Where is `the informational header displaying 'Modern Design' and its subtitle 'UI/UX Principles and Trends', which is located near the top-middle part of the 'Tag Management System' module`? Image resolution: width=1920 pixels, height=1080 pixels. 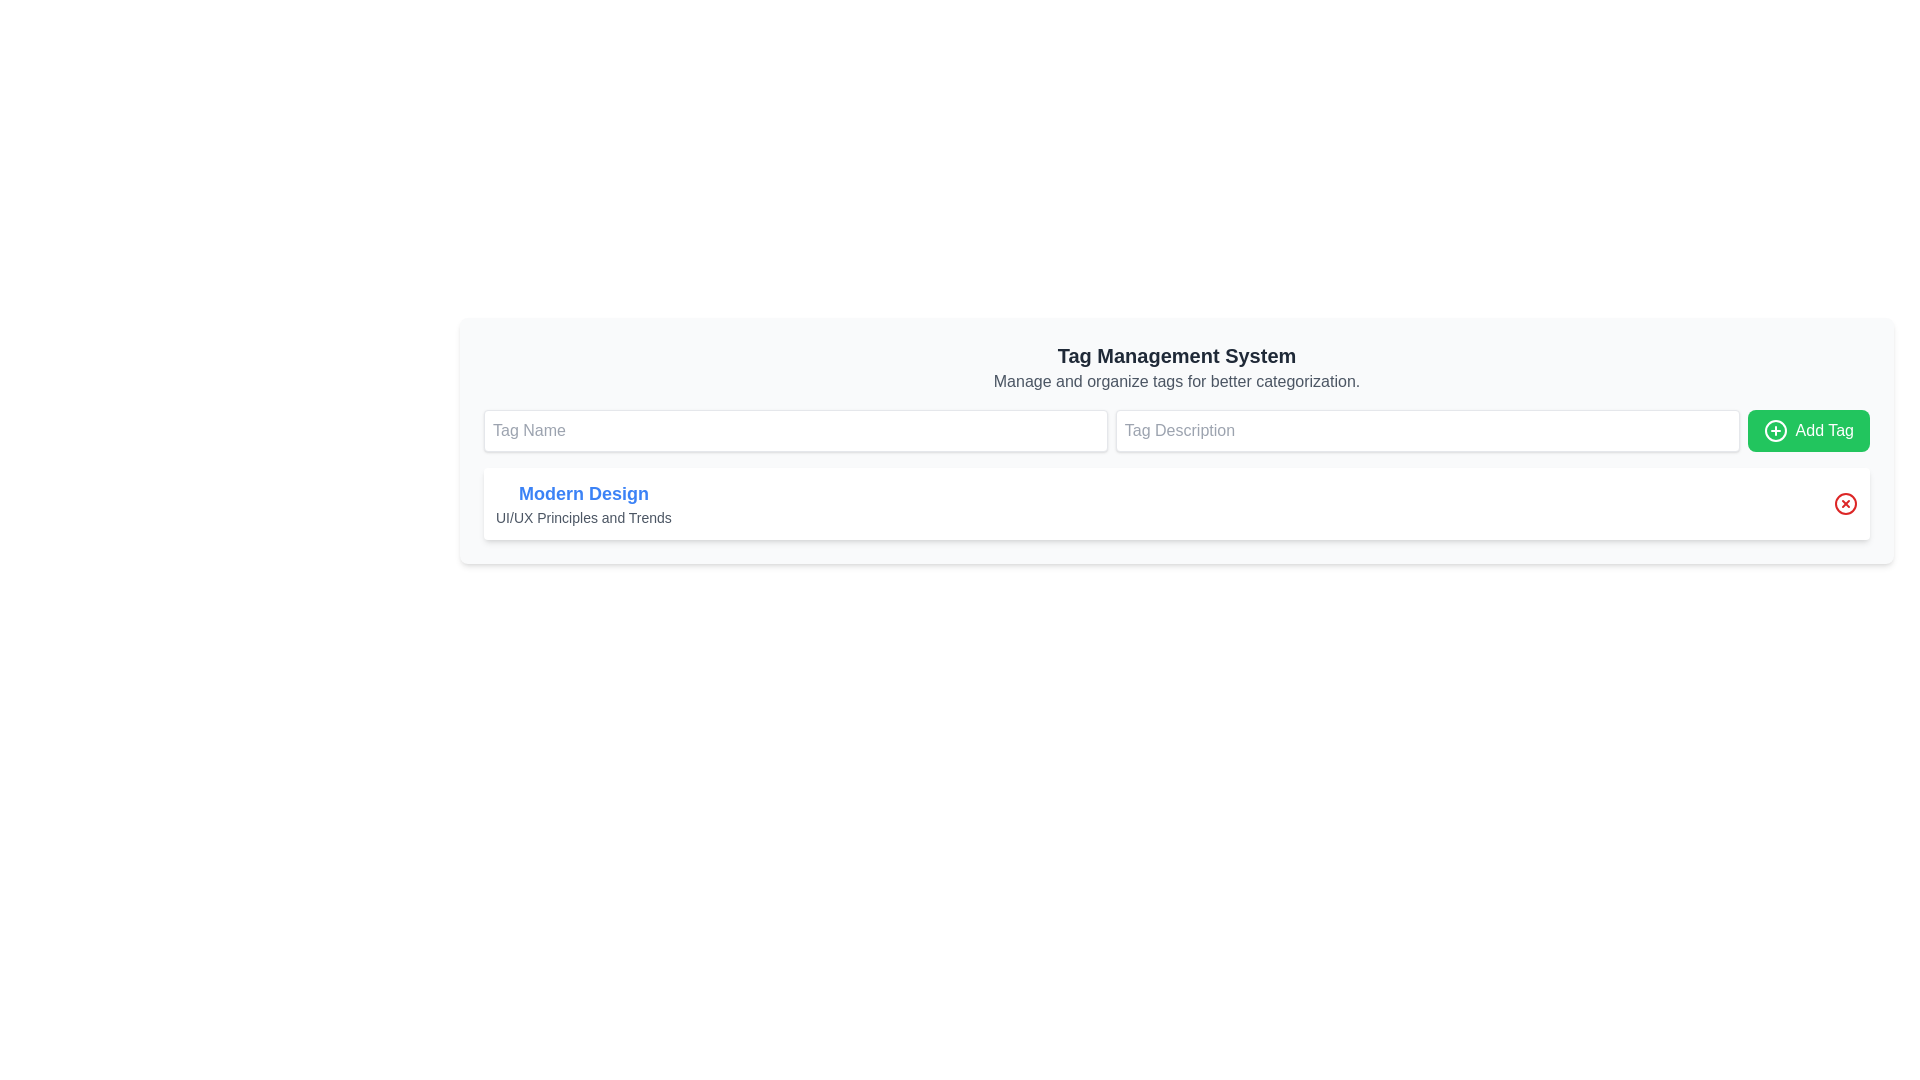
the informational header displaying 'Modern Design' and its subtitle 'UI/UX Principles and Trends', which is located near the top-middle part of the 'Tag Management System' module is located at coordinates (582, 503).